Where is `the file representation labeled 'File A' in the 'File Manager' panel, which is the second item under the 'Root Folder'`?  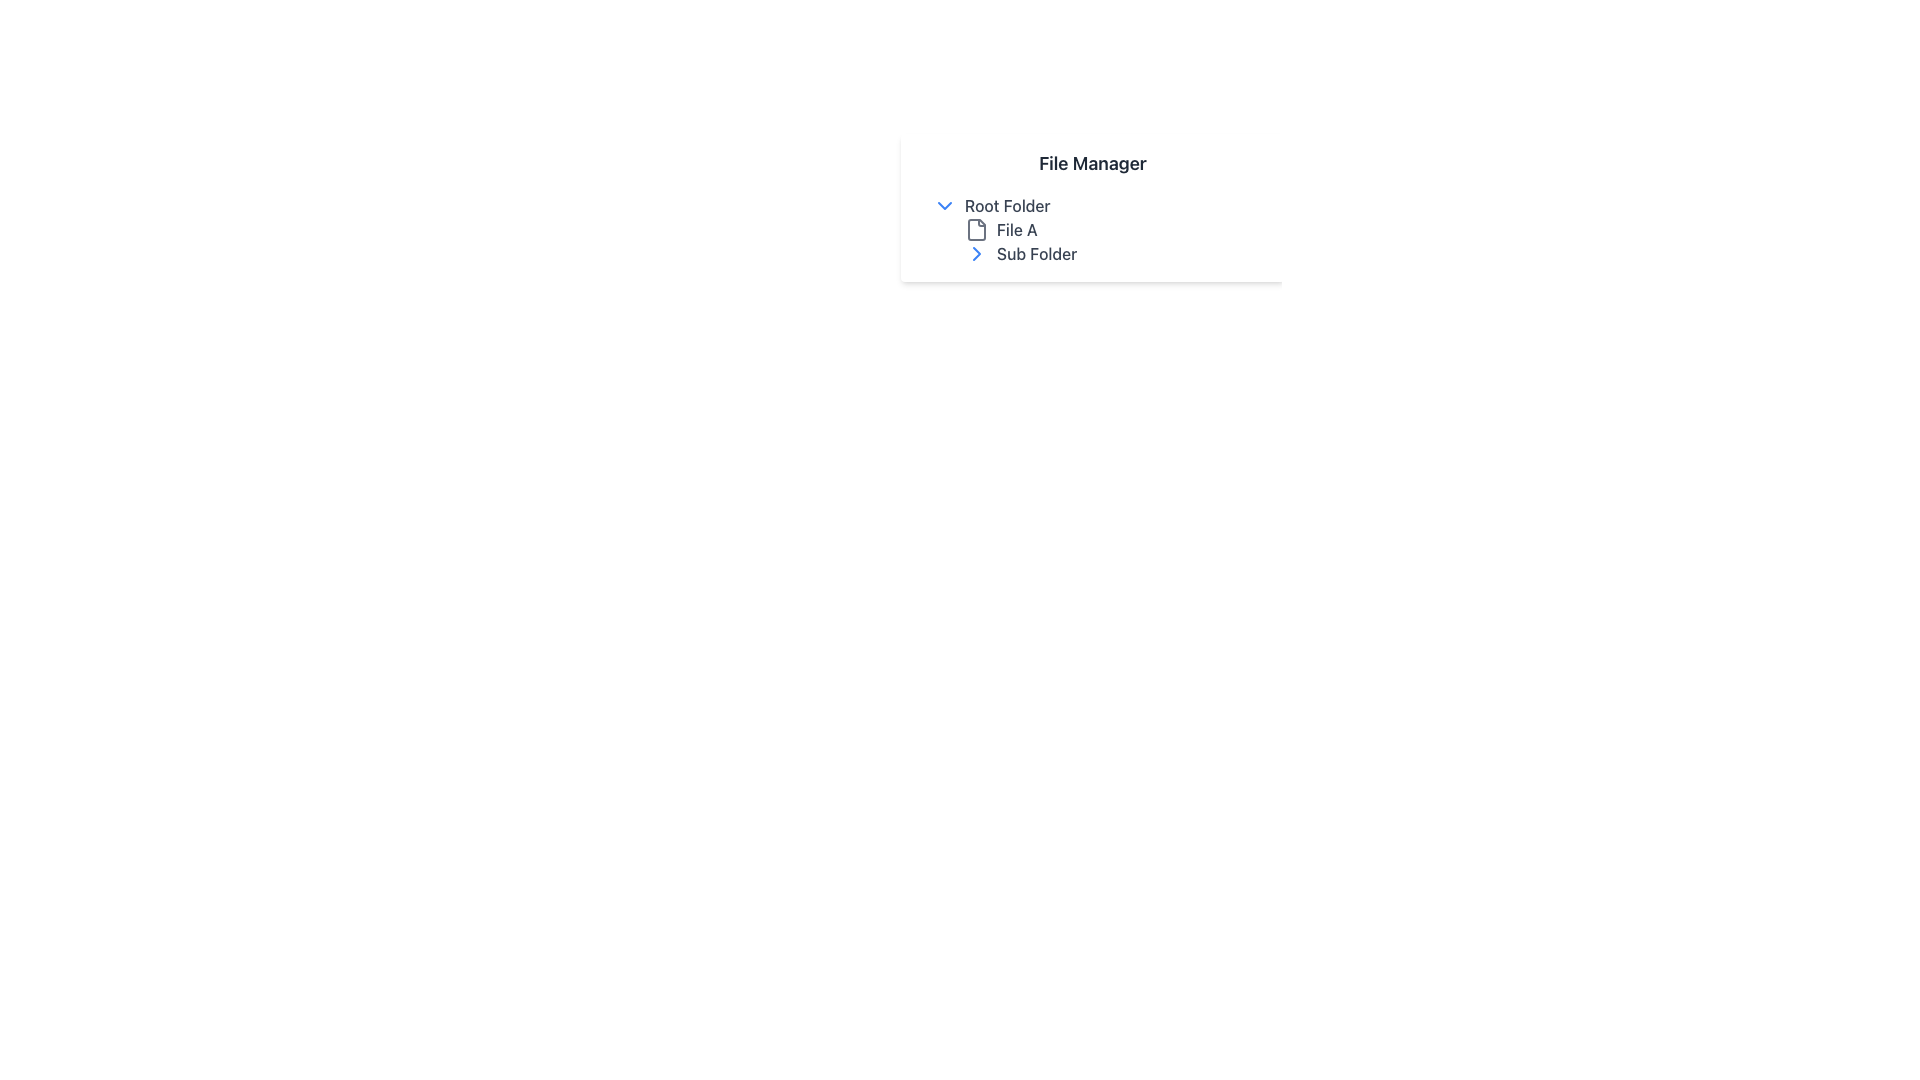 the file representation labeled 'File A' in the 'File Manager' panel, which is the second item under the 'Root Folder' is located at coordinates (1092, 229).